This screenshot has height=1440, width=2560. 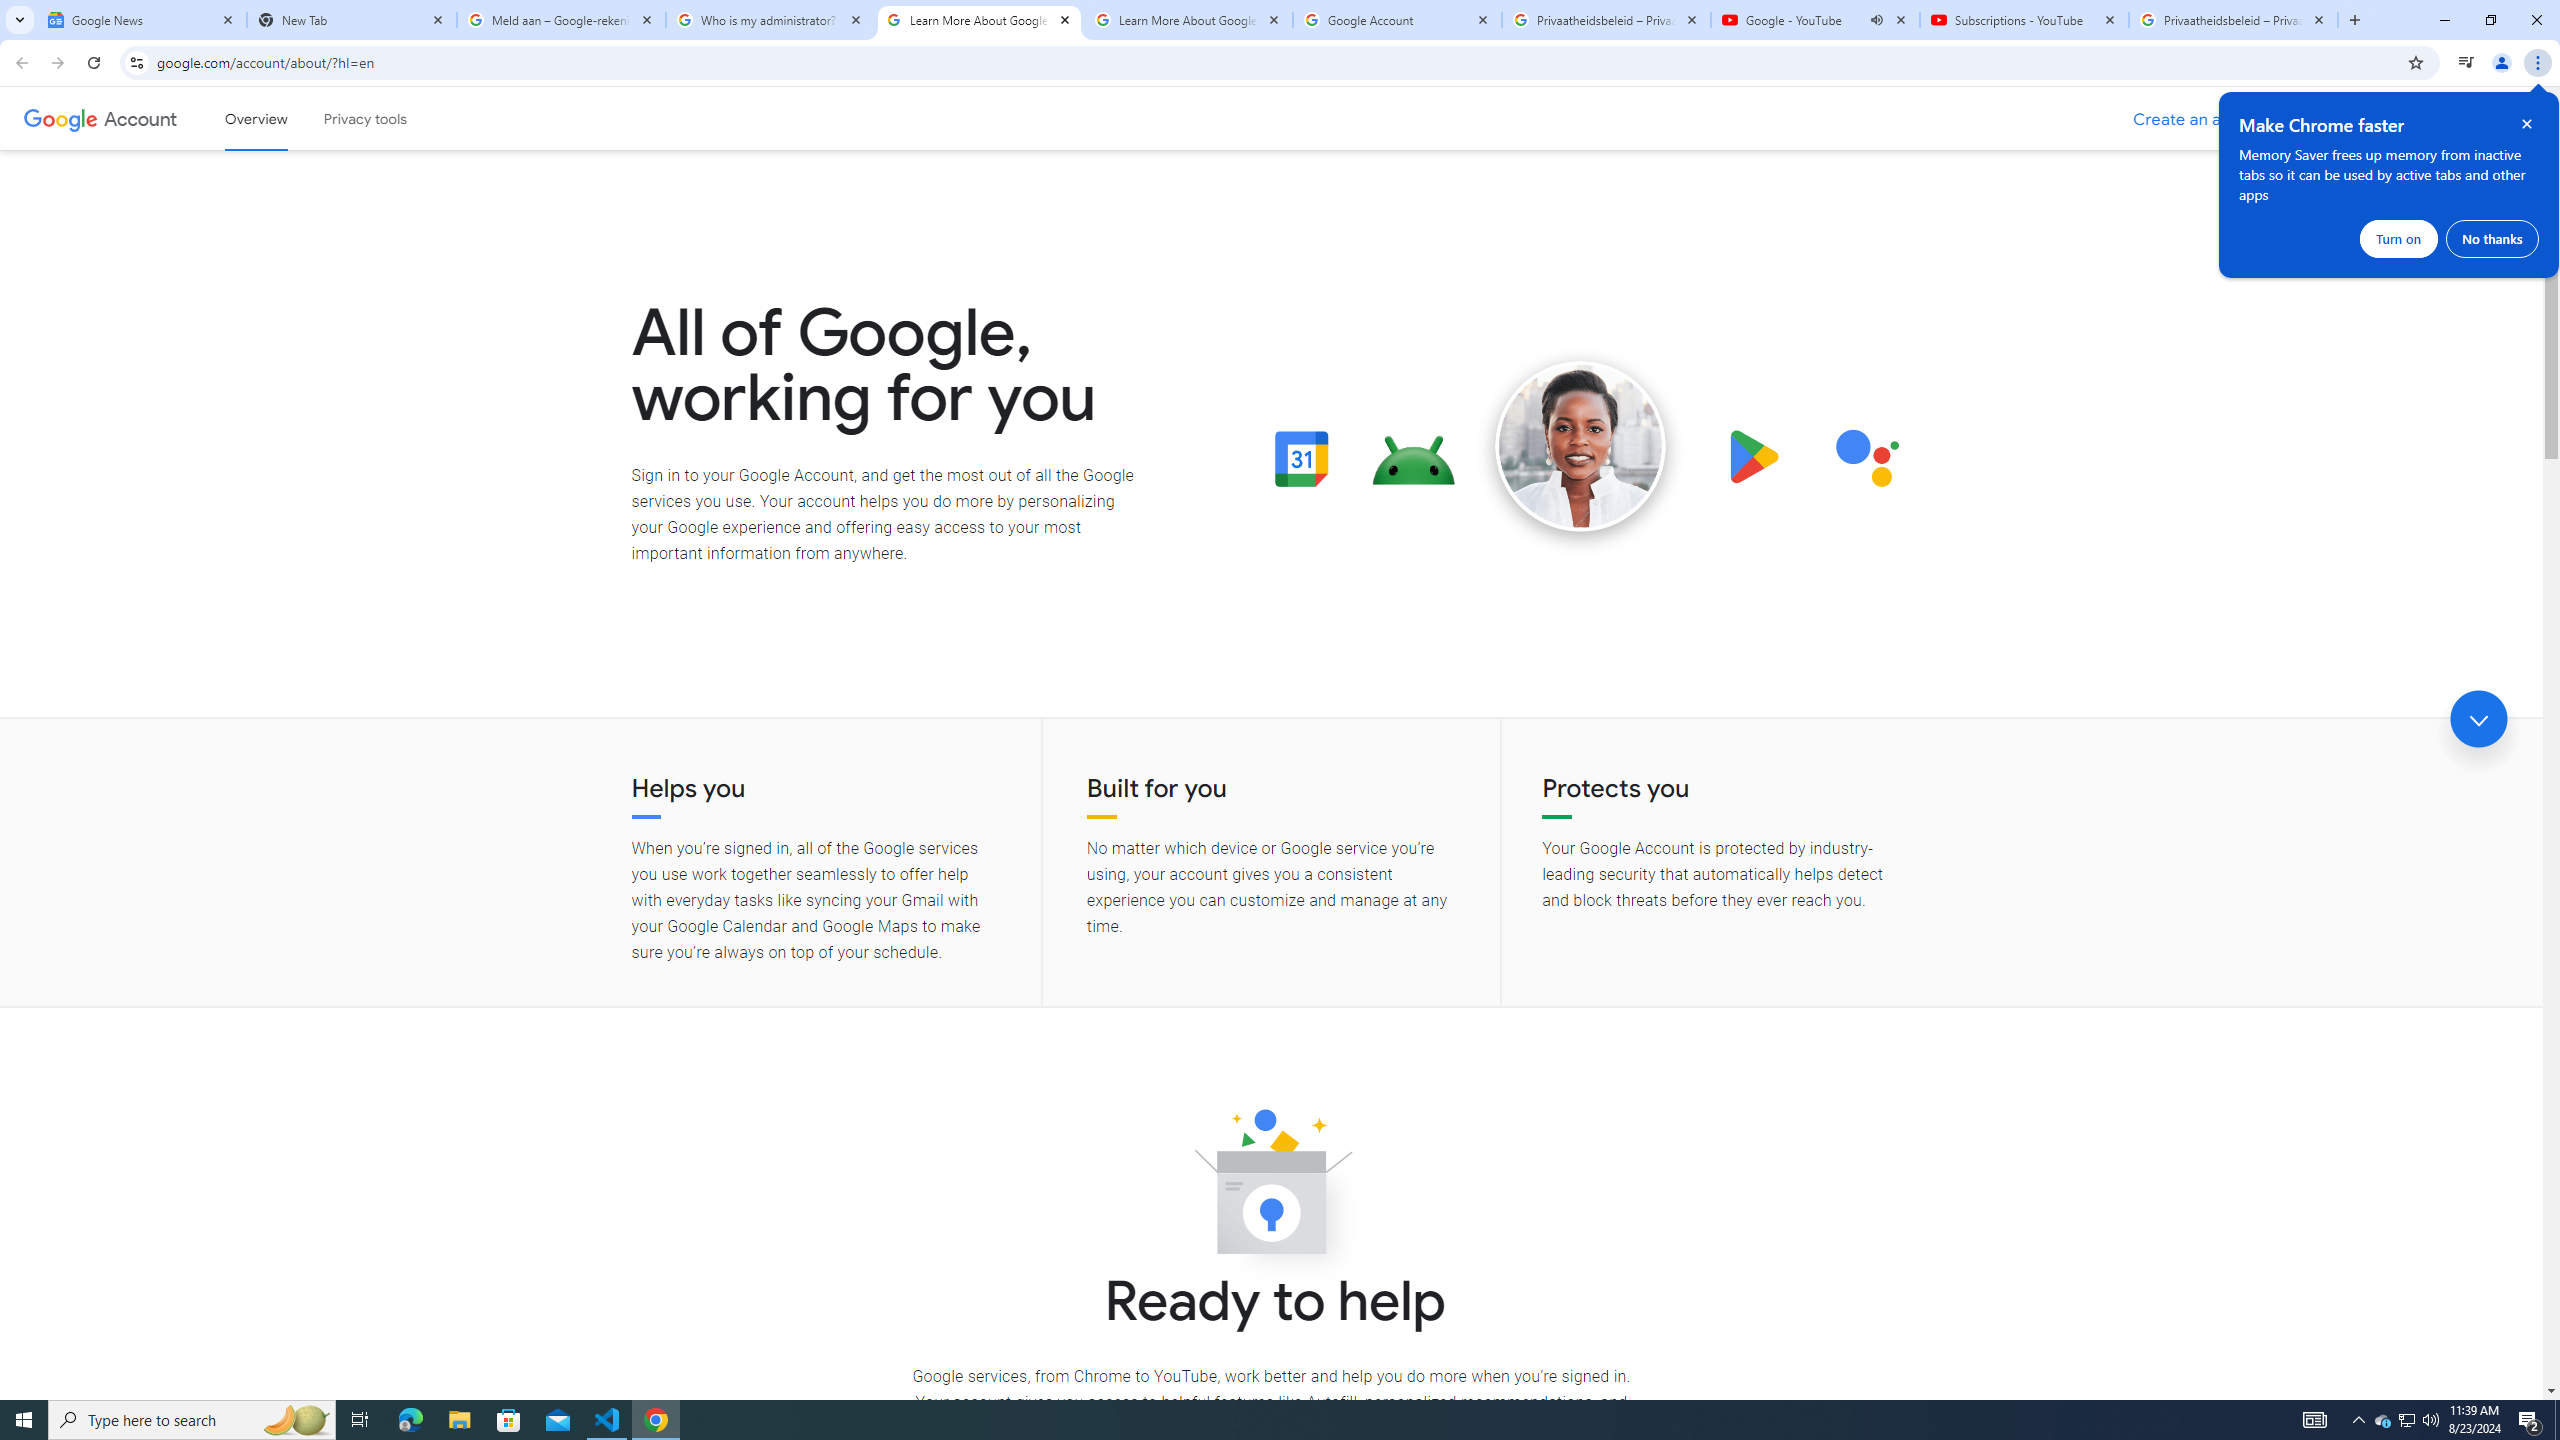 What do you see at coordinates (60, 118) in the screenshot?
I see `'Google logo'` at bounding box center [60, 118].